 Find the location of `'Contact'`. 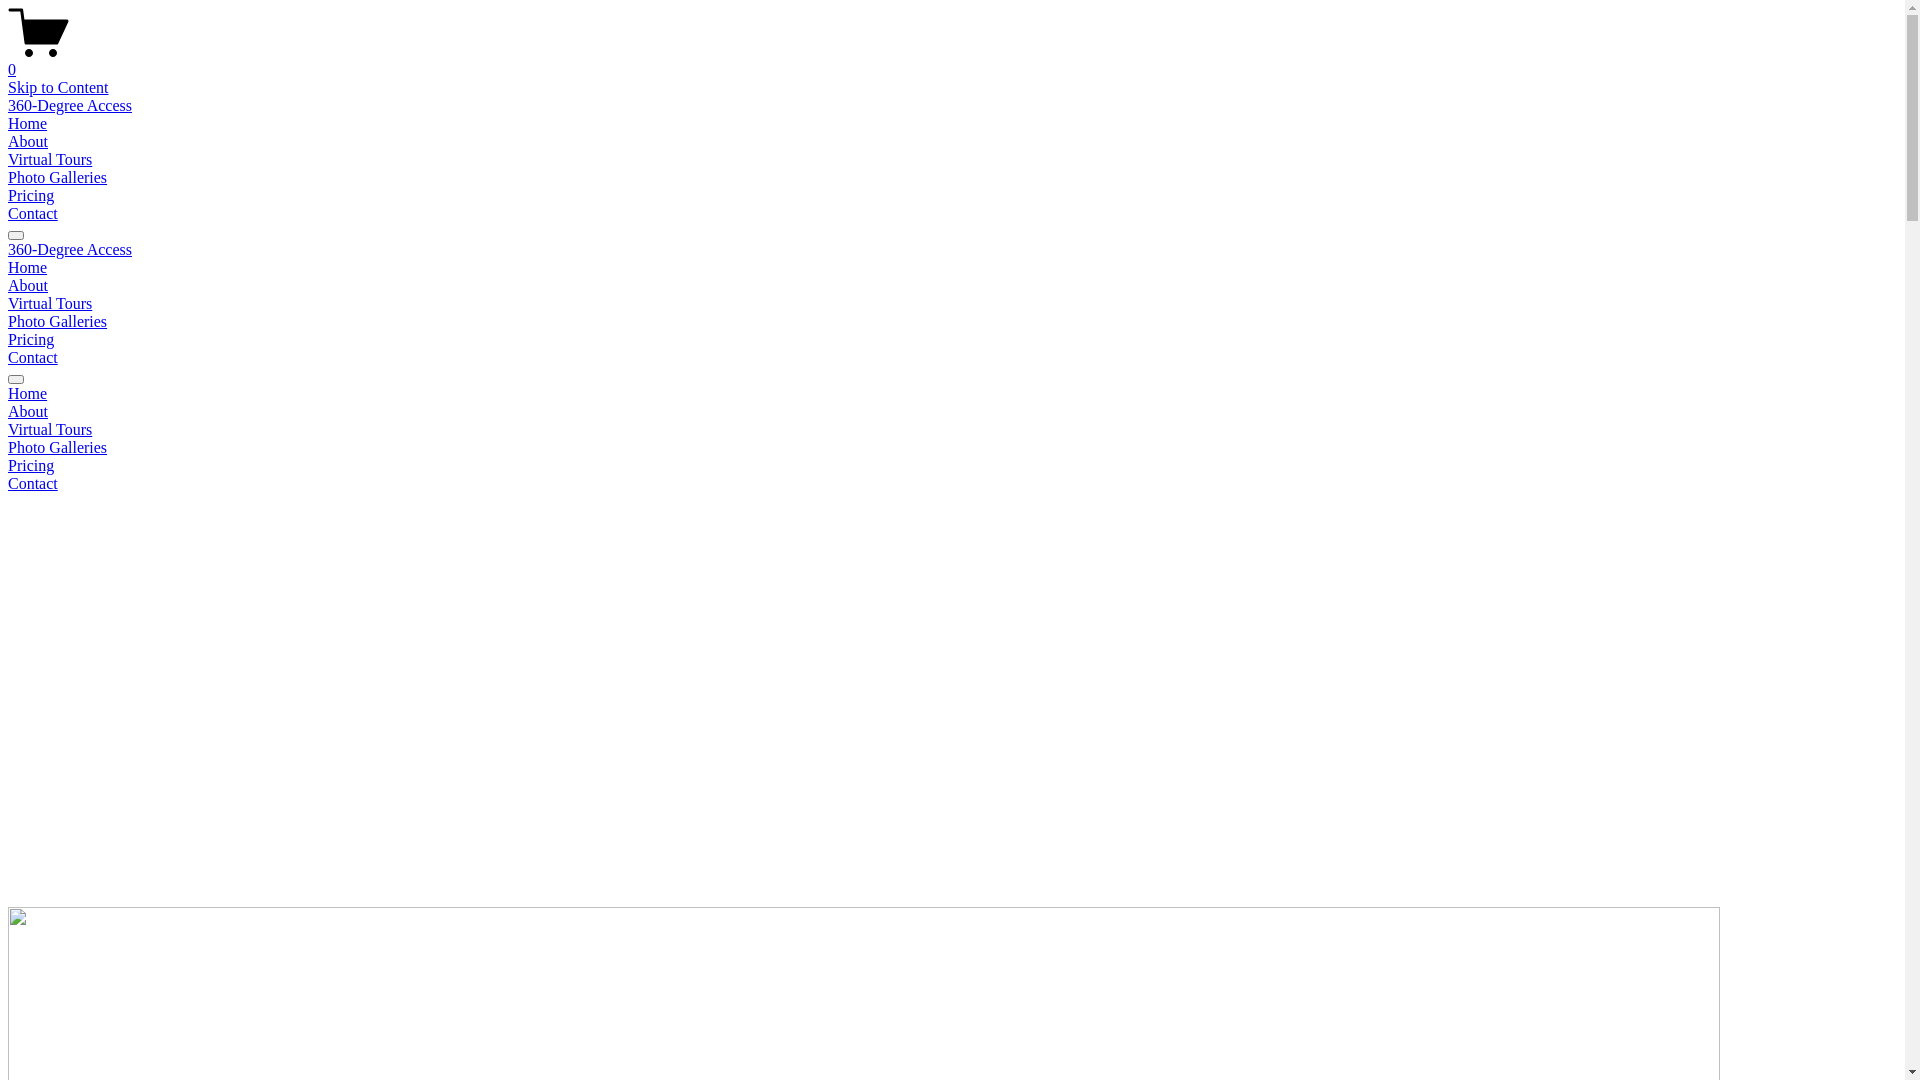

'Contact' is located at coordinates (33, 356).